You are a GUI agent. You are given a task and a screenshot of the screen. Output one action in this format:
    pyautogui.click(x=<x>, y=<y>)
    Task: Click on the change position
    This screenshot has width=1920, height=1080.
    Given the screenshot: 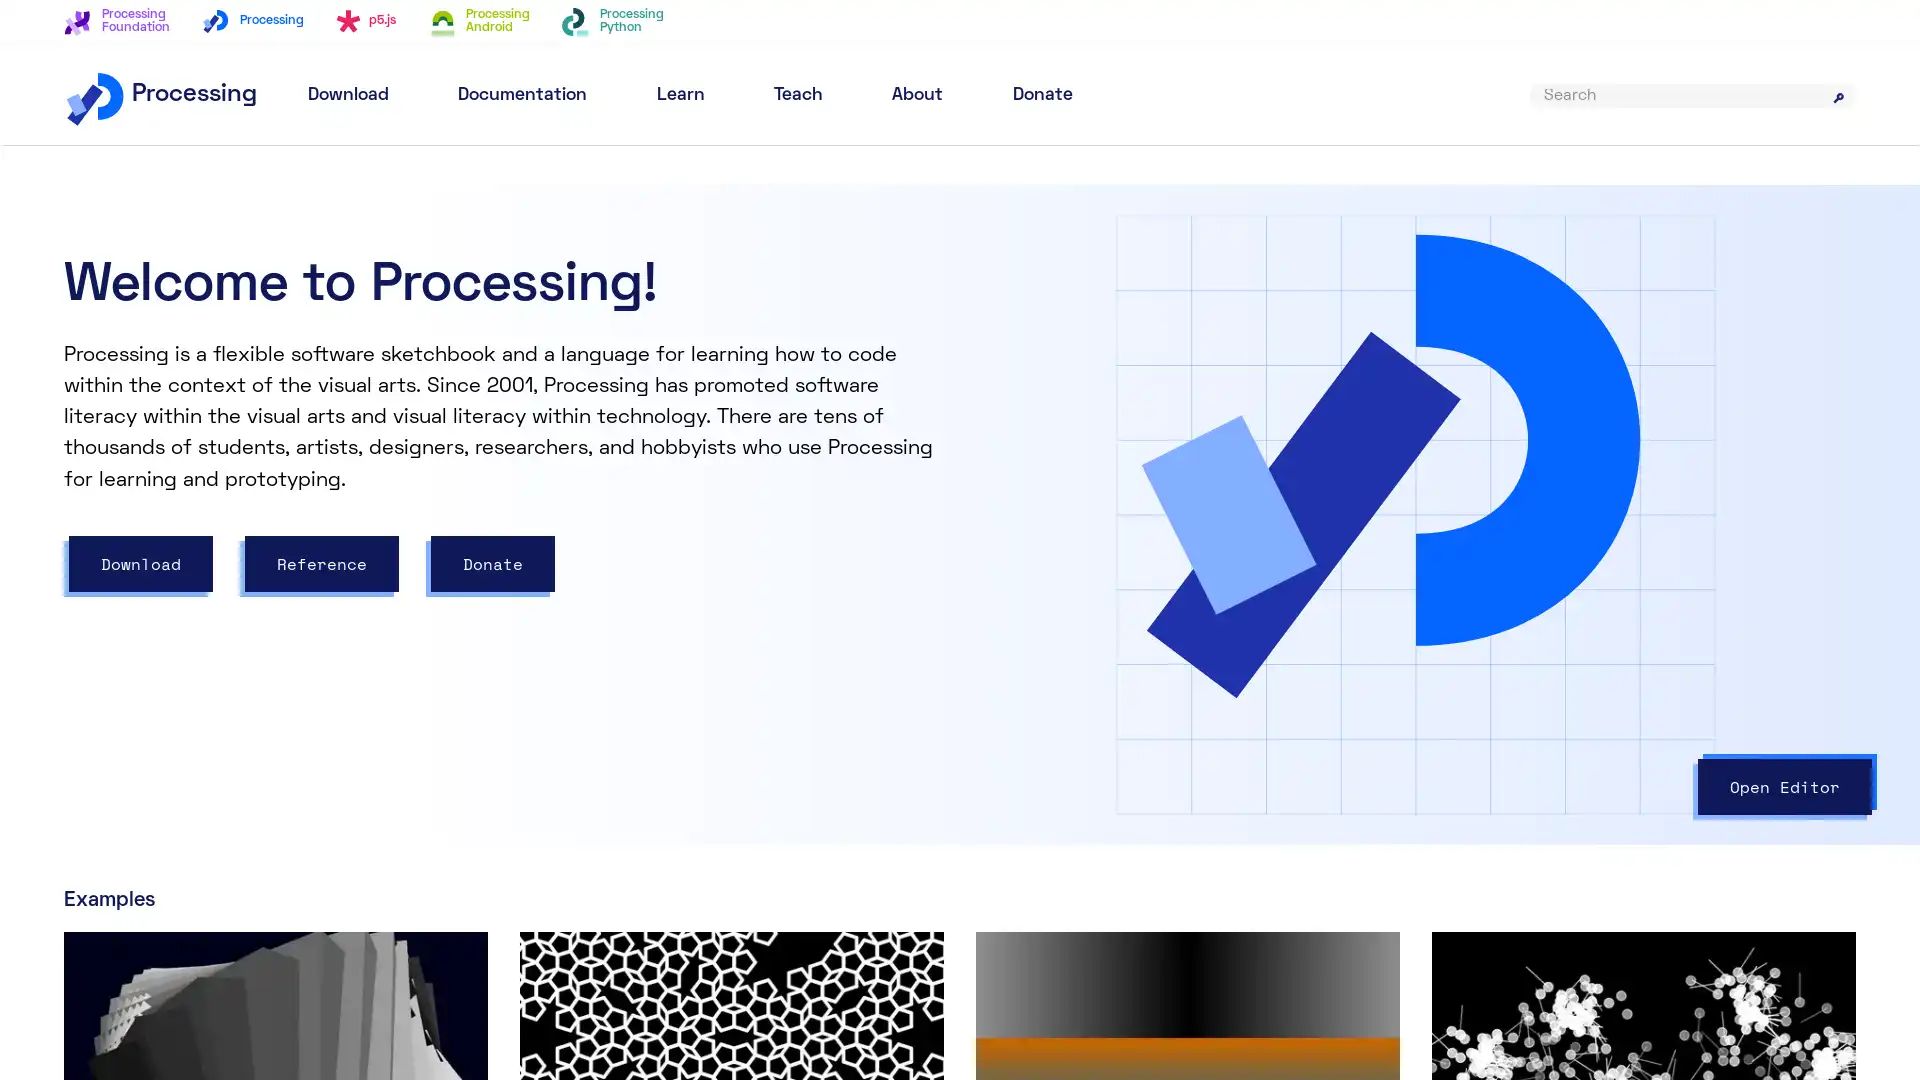 What is the action you would take?
    pyautogui.click(x=1130, y=685)
    